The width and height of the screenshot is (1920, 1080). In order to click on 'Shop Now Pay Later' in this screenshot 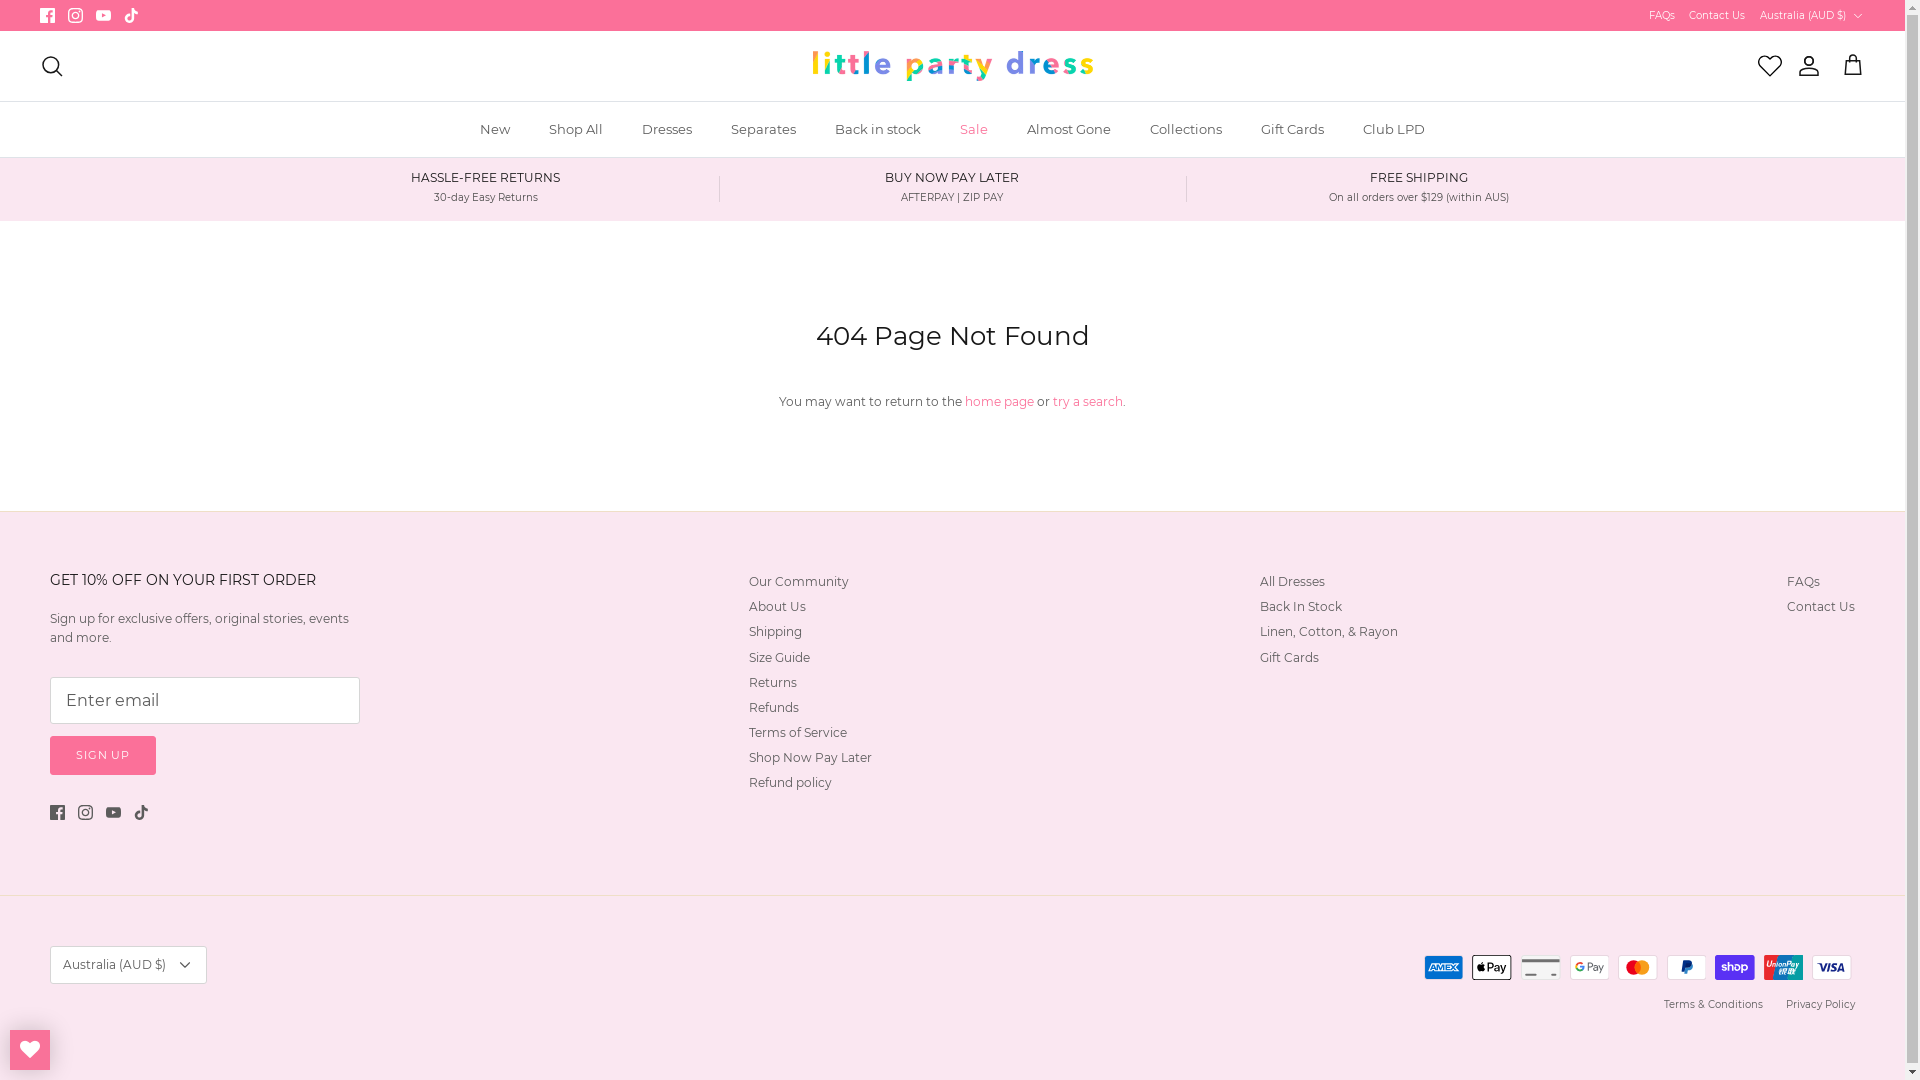, I will do `click(810, 757)`.